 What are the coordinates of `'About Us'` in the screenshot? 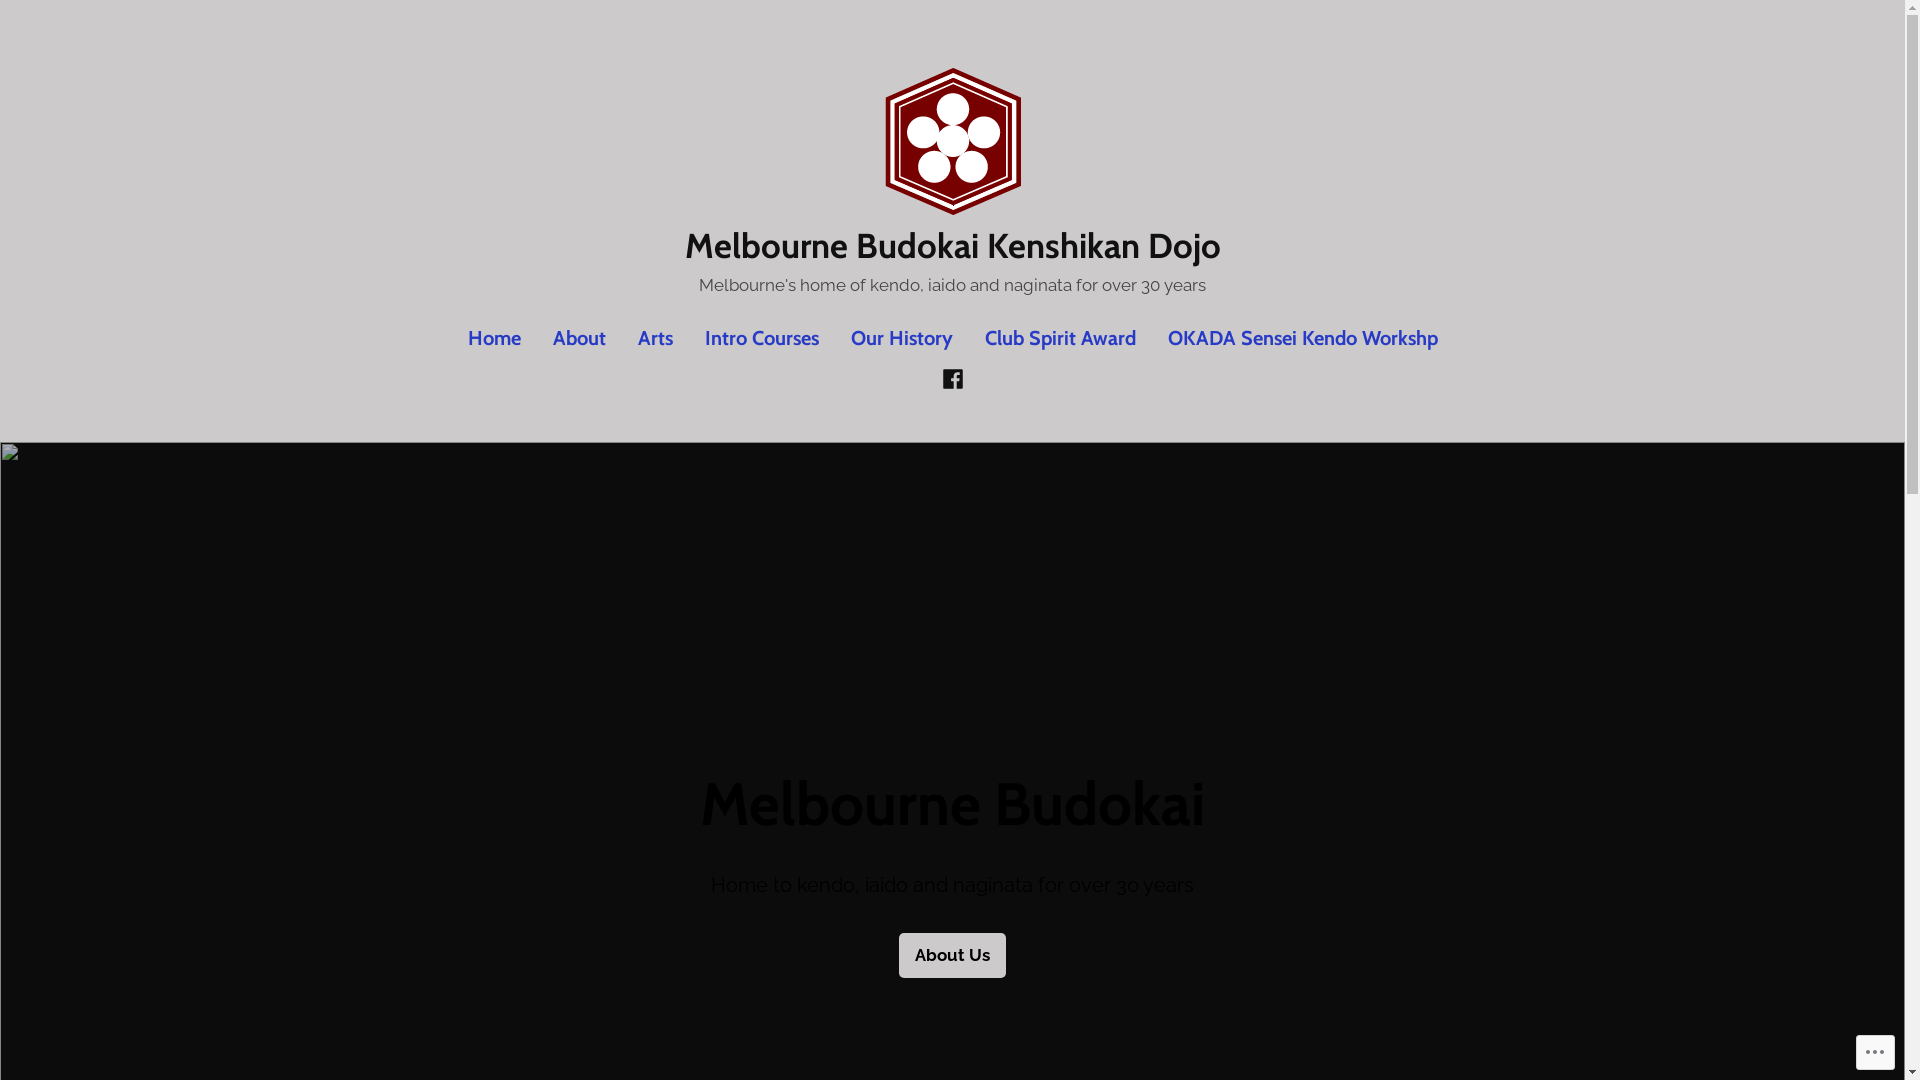 It's located at (951, 954).